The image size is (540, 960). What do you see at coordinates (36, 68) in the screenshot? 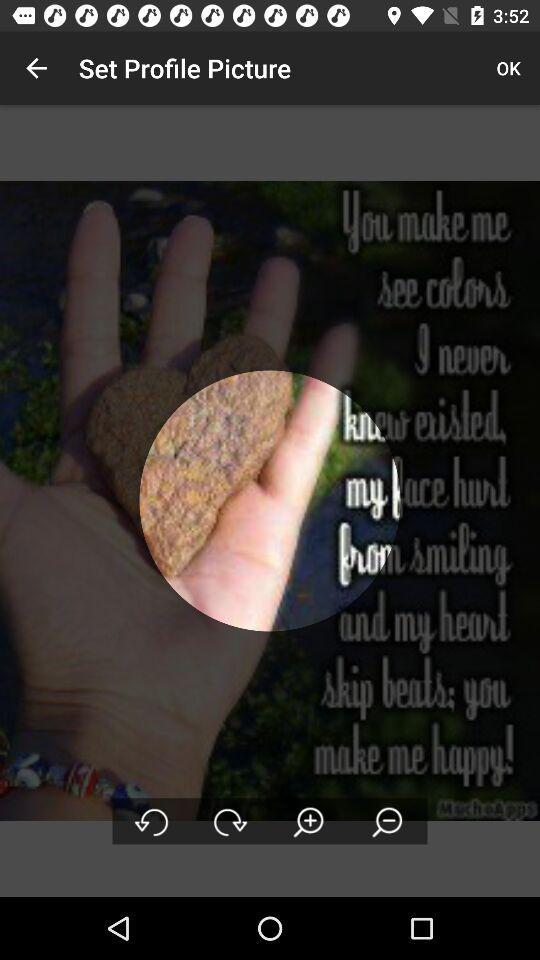
I see `the app next to set profile picture app` at bounding box center [36, 68].